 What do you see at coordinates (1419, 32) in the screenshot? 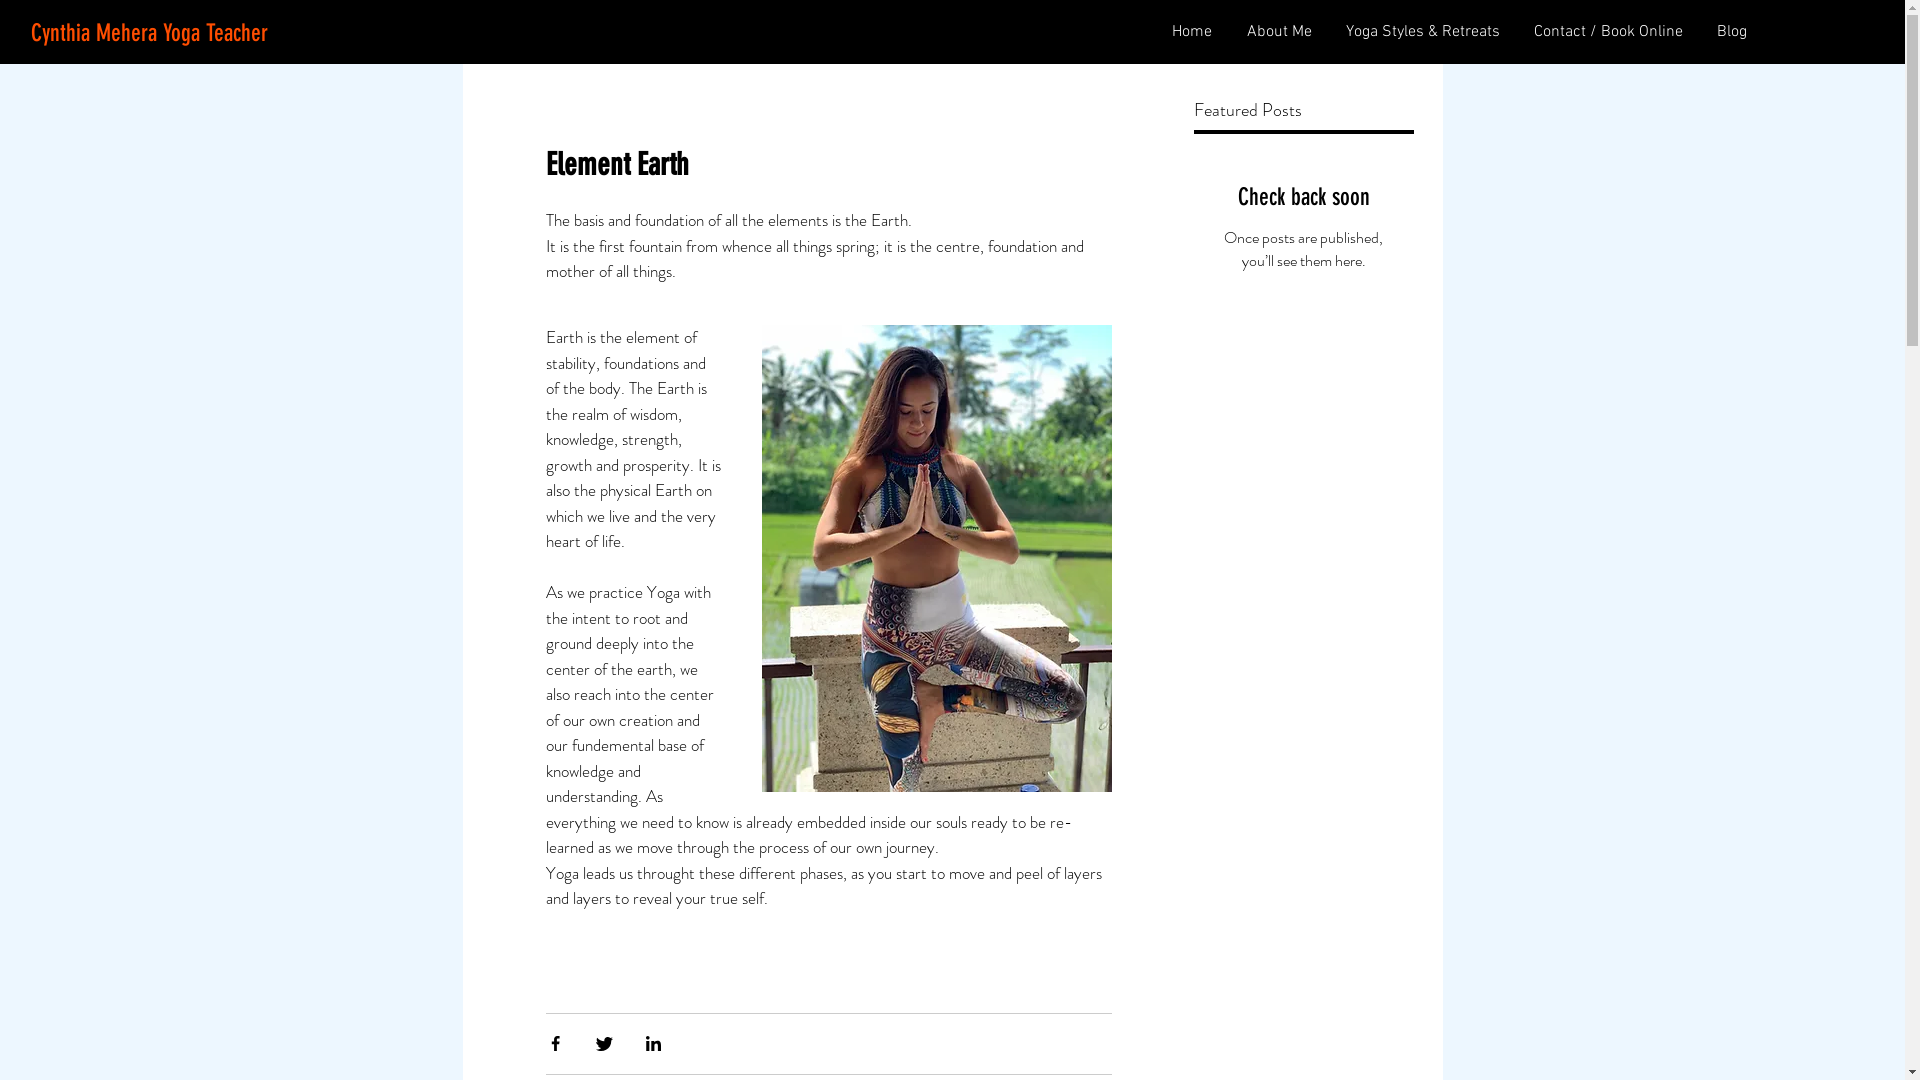
I see `'Yoga Styles & Retreats'` at bounding box center [1419, 32].